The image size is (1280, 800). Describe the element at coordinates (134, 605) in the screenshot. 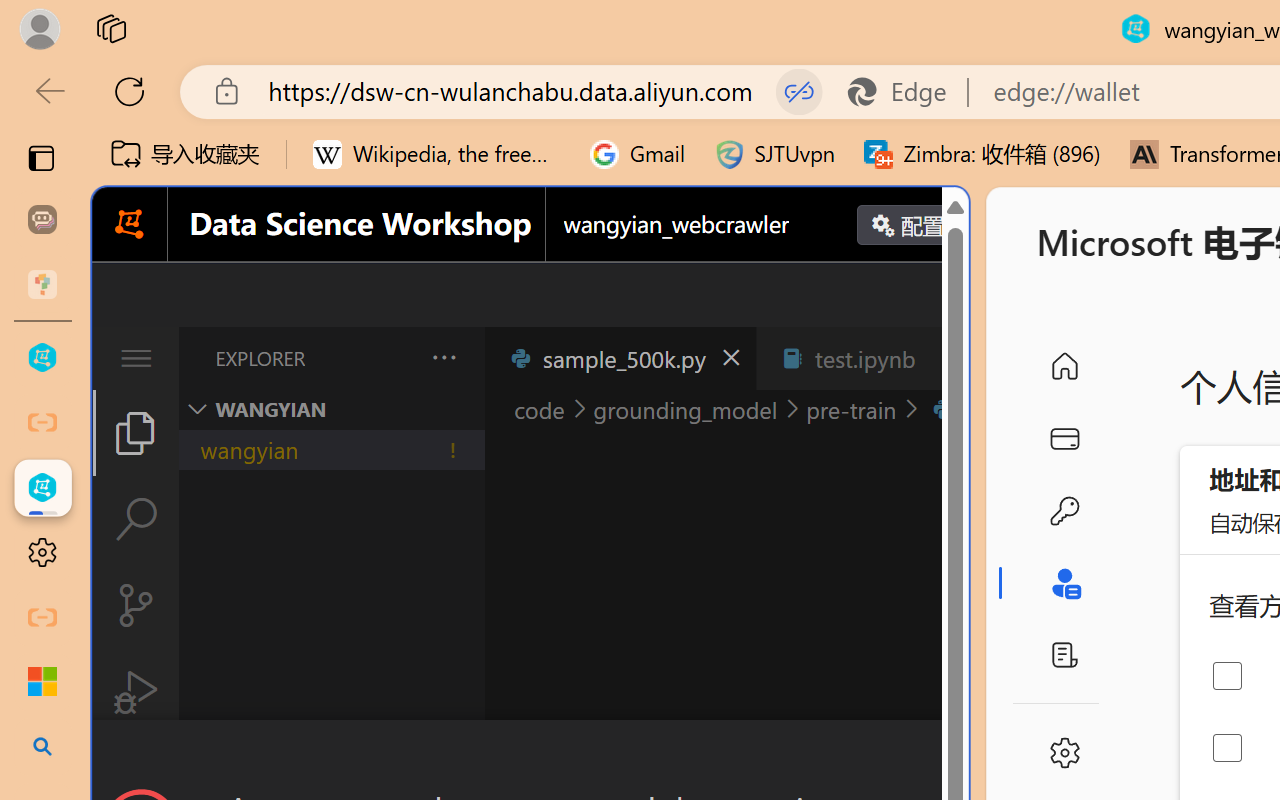

I see `'Source Control (Ctrl+Shift+G)'` at that location.